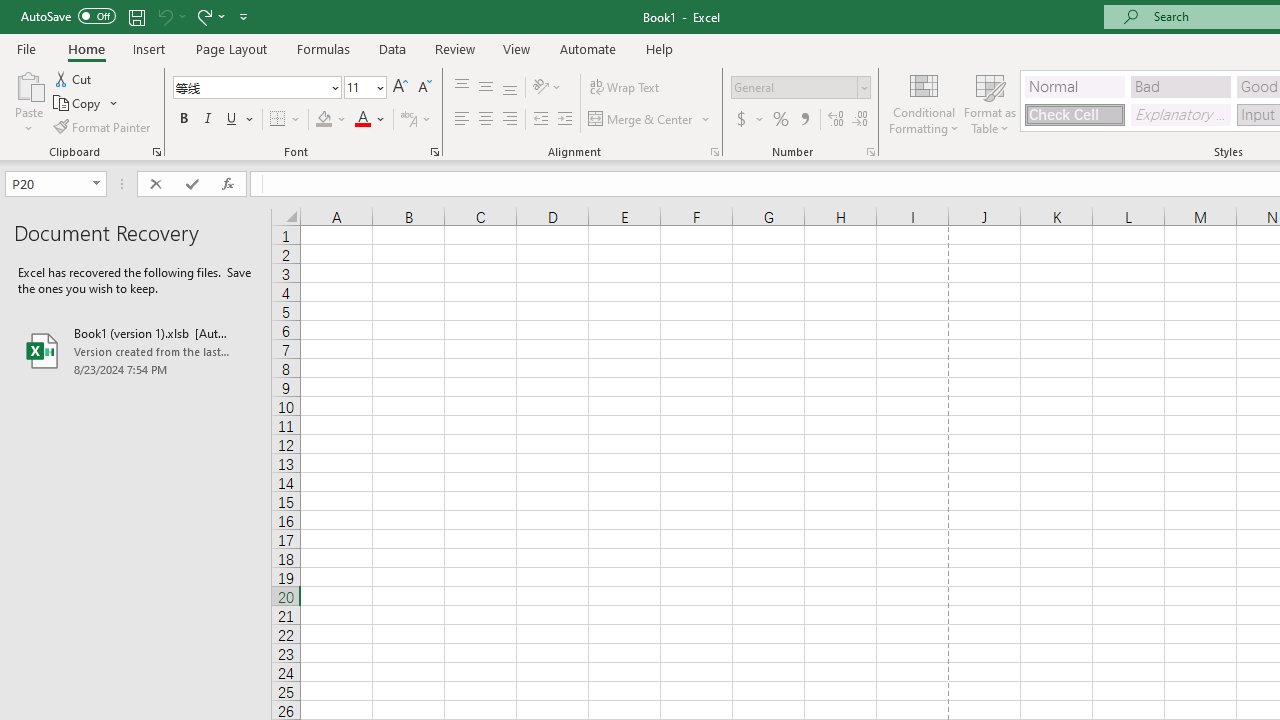 The image size is (1280, 720). Describe the element at coordinates (392, 48) in the screenshot. I see `'Data'` at that location.